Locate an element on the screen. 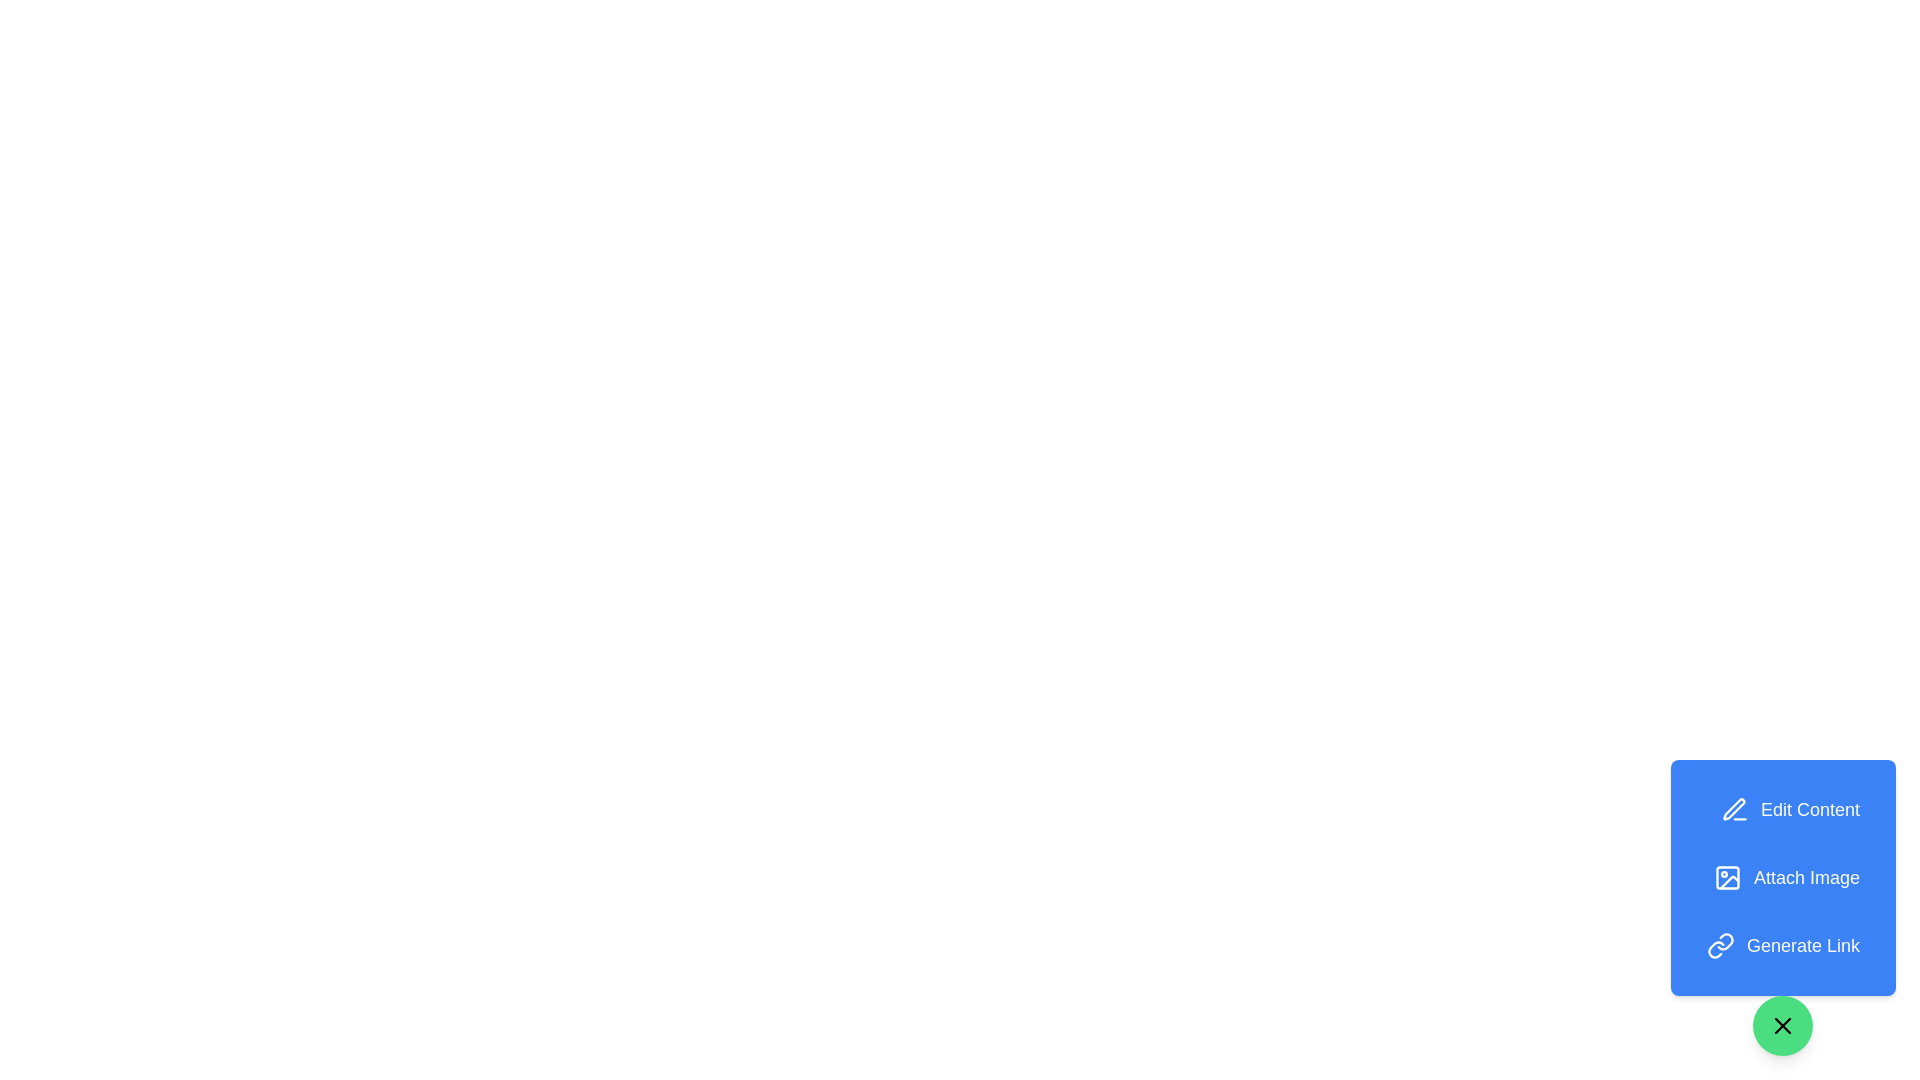  the toggle button to expand or collapse the speed dial menu is located at coordinates (1782, 1026).